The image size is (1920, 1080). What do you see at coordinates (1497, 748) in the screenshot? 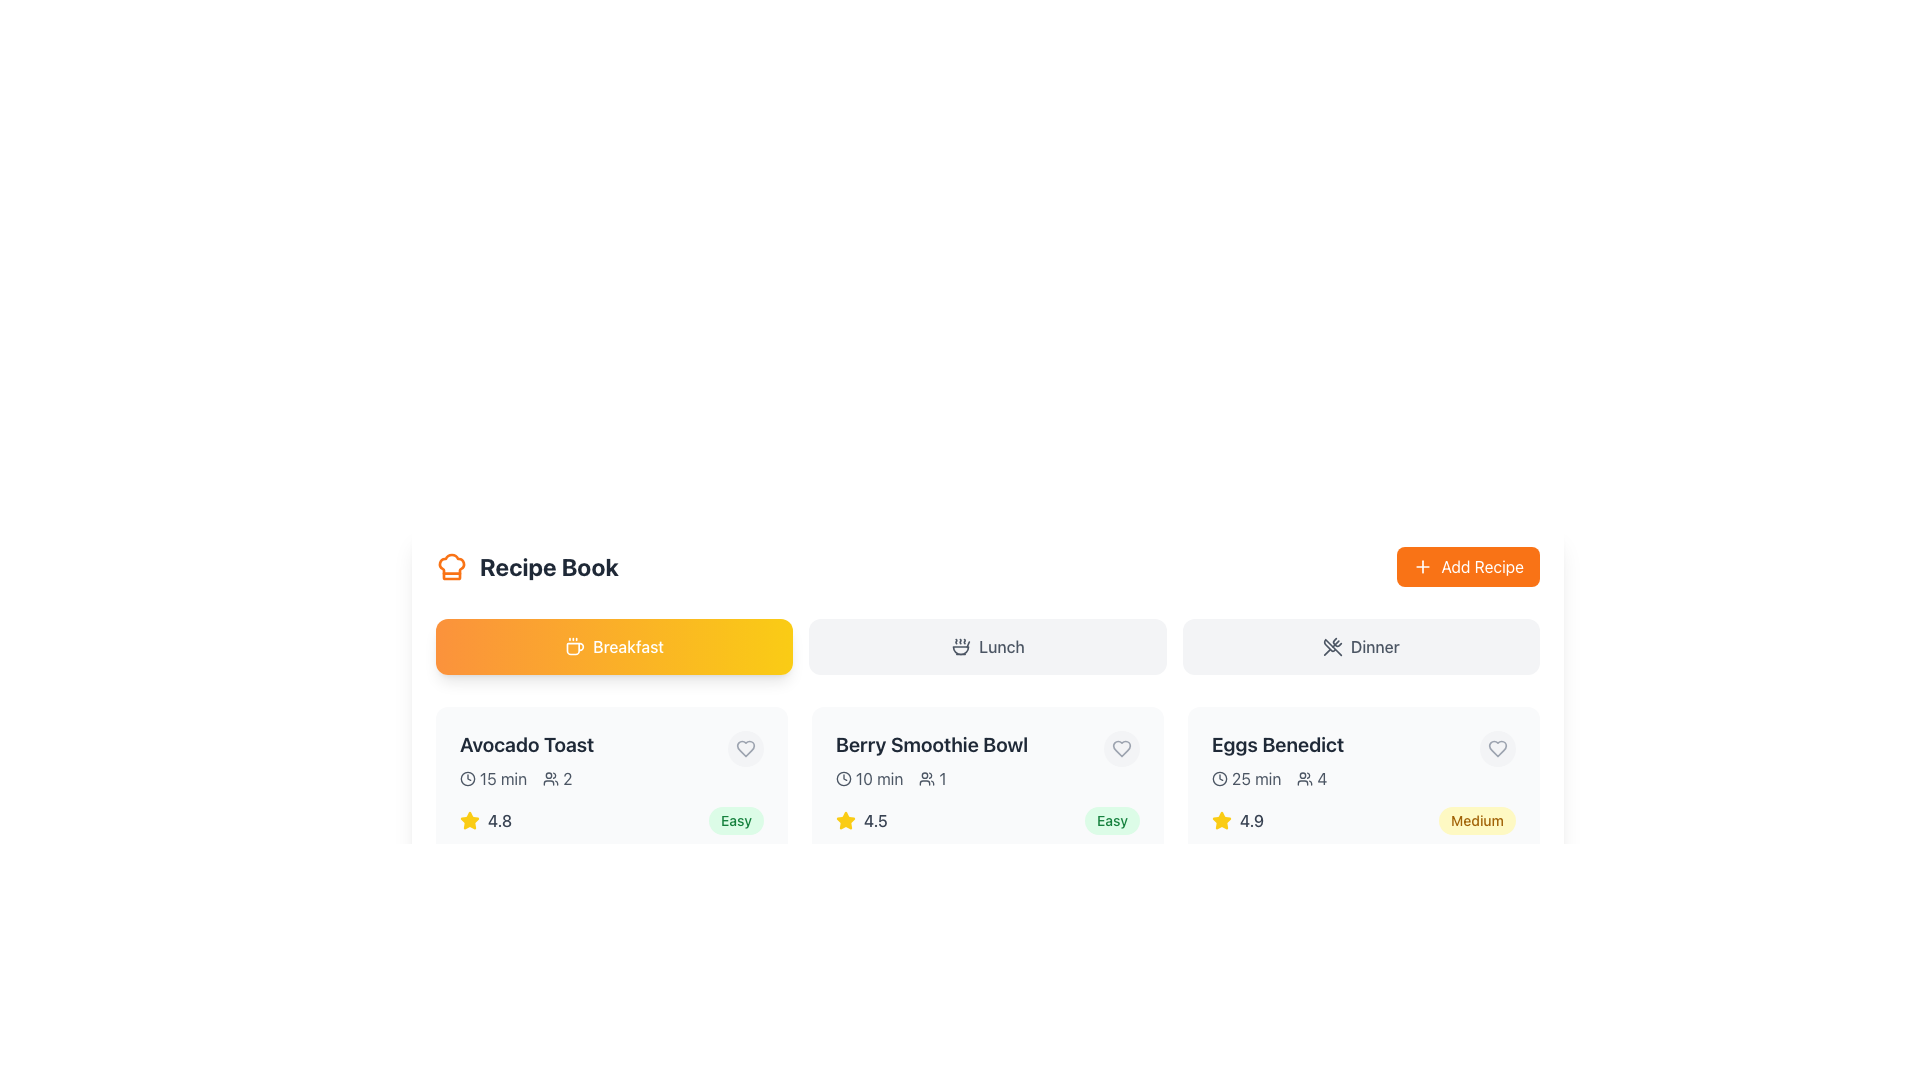
I see `the heart icon button located in the top-right corner of the 'Eggs Benedict' card` at bounding box center [1497, 748].